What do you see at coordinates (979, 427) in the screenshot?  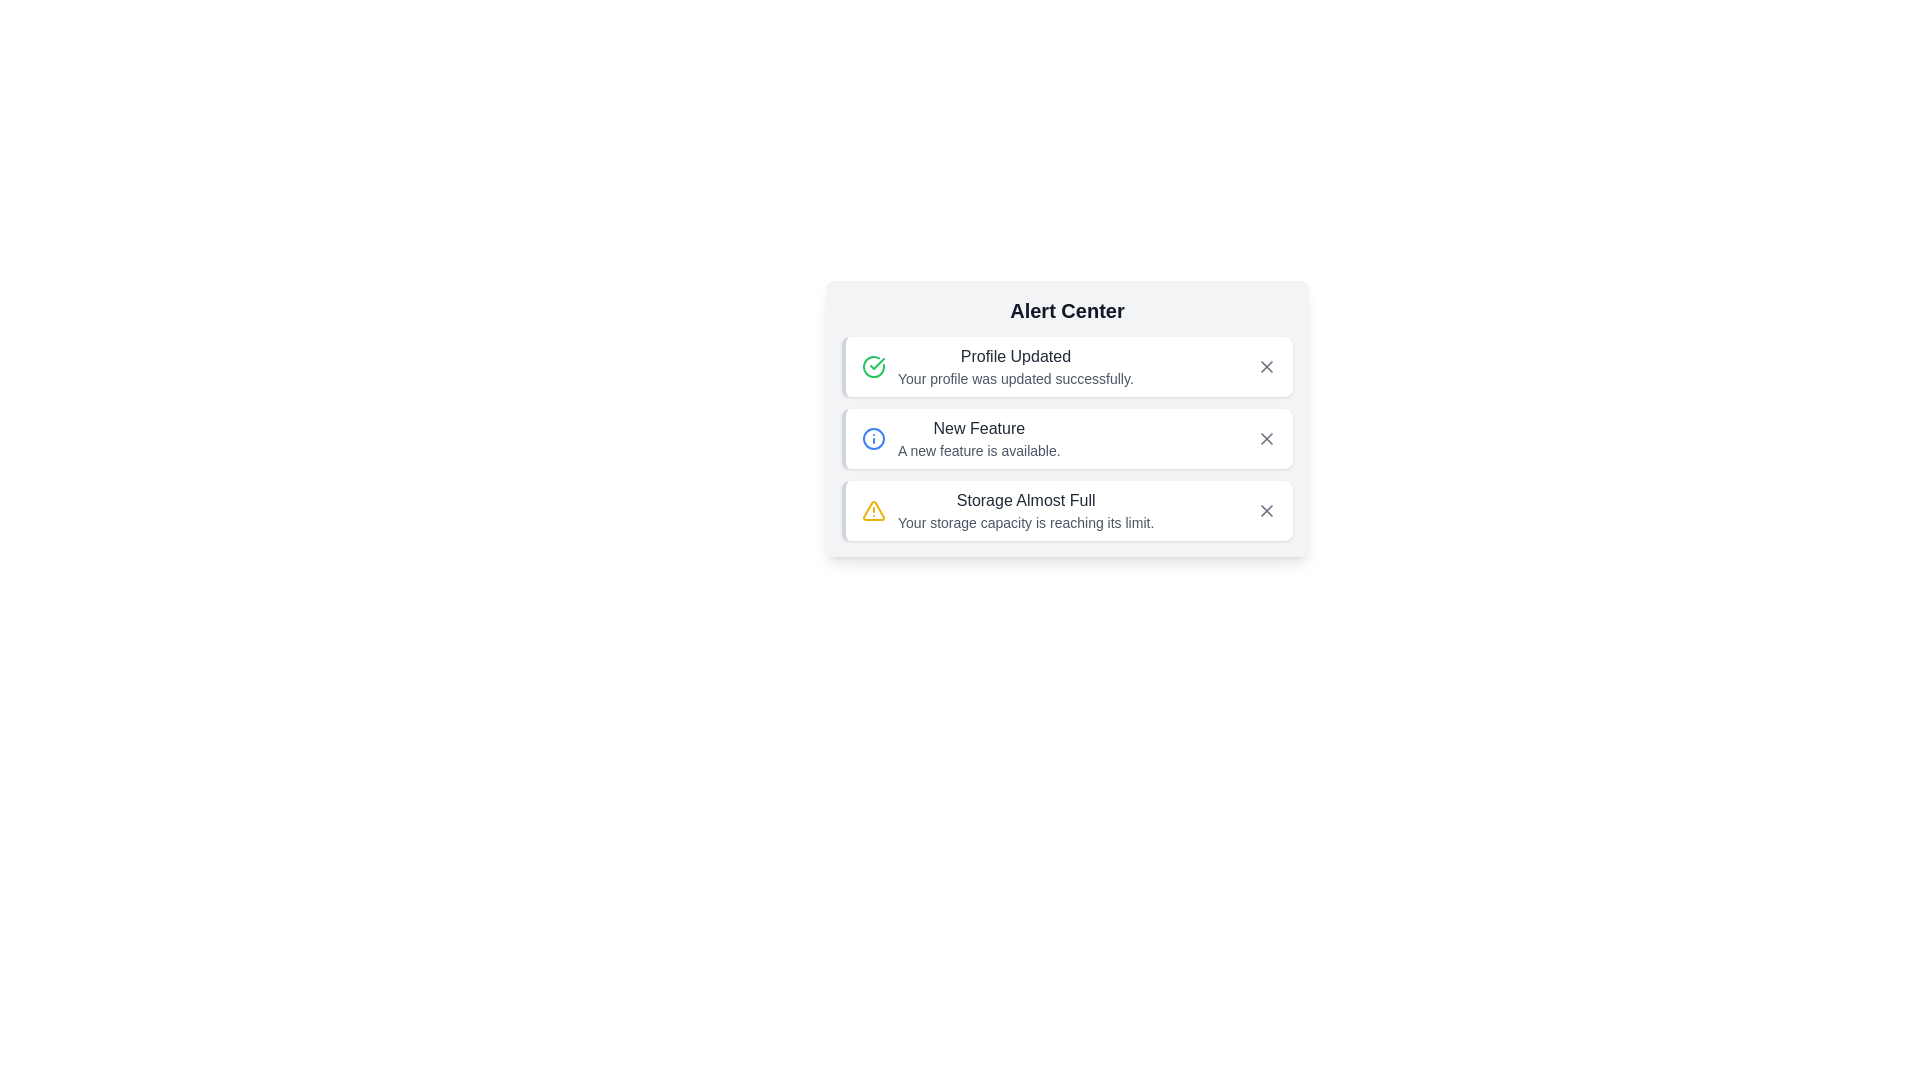 I see `text label that displays 'New Feature' in bold, medium-sized dark gray font, positioned in the Alert Center above the description 'A new feature is available.'` at bounding box center [979, 427].